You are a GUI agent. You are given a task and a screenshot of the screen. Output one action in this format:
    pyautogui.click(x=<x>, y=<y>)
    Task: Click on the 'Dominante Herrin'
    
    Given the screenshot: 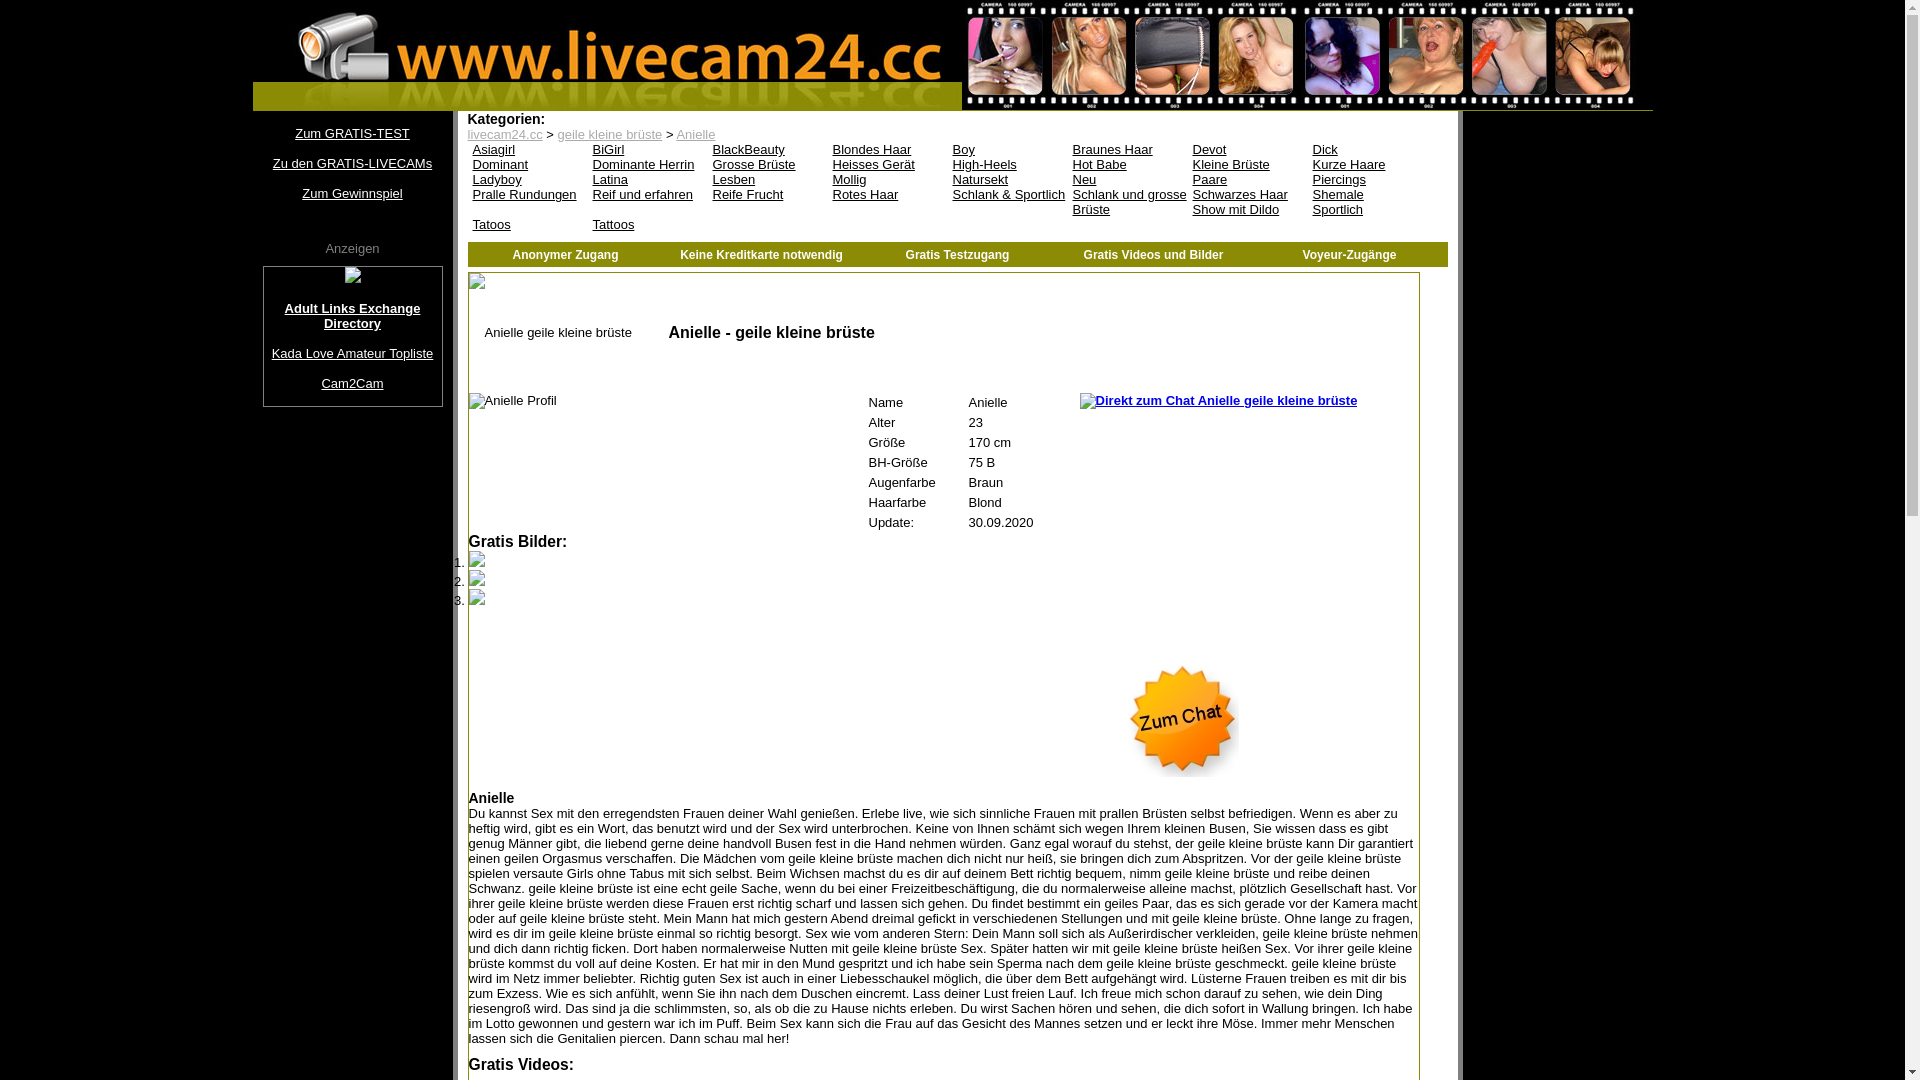 What is the action you would take?
    pyautogui.click(x=648, y=163)
    